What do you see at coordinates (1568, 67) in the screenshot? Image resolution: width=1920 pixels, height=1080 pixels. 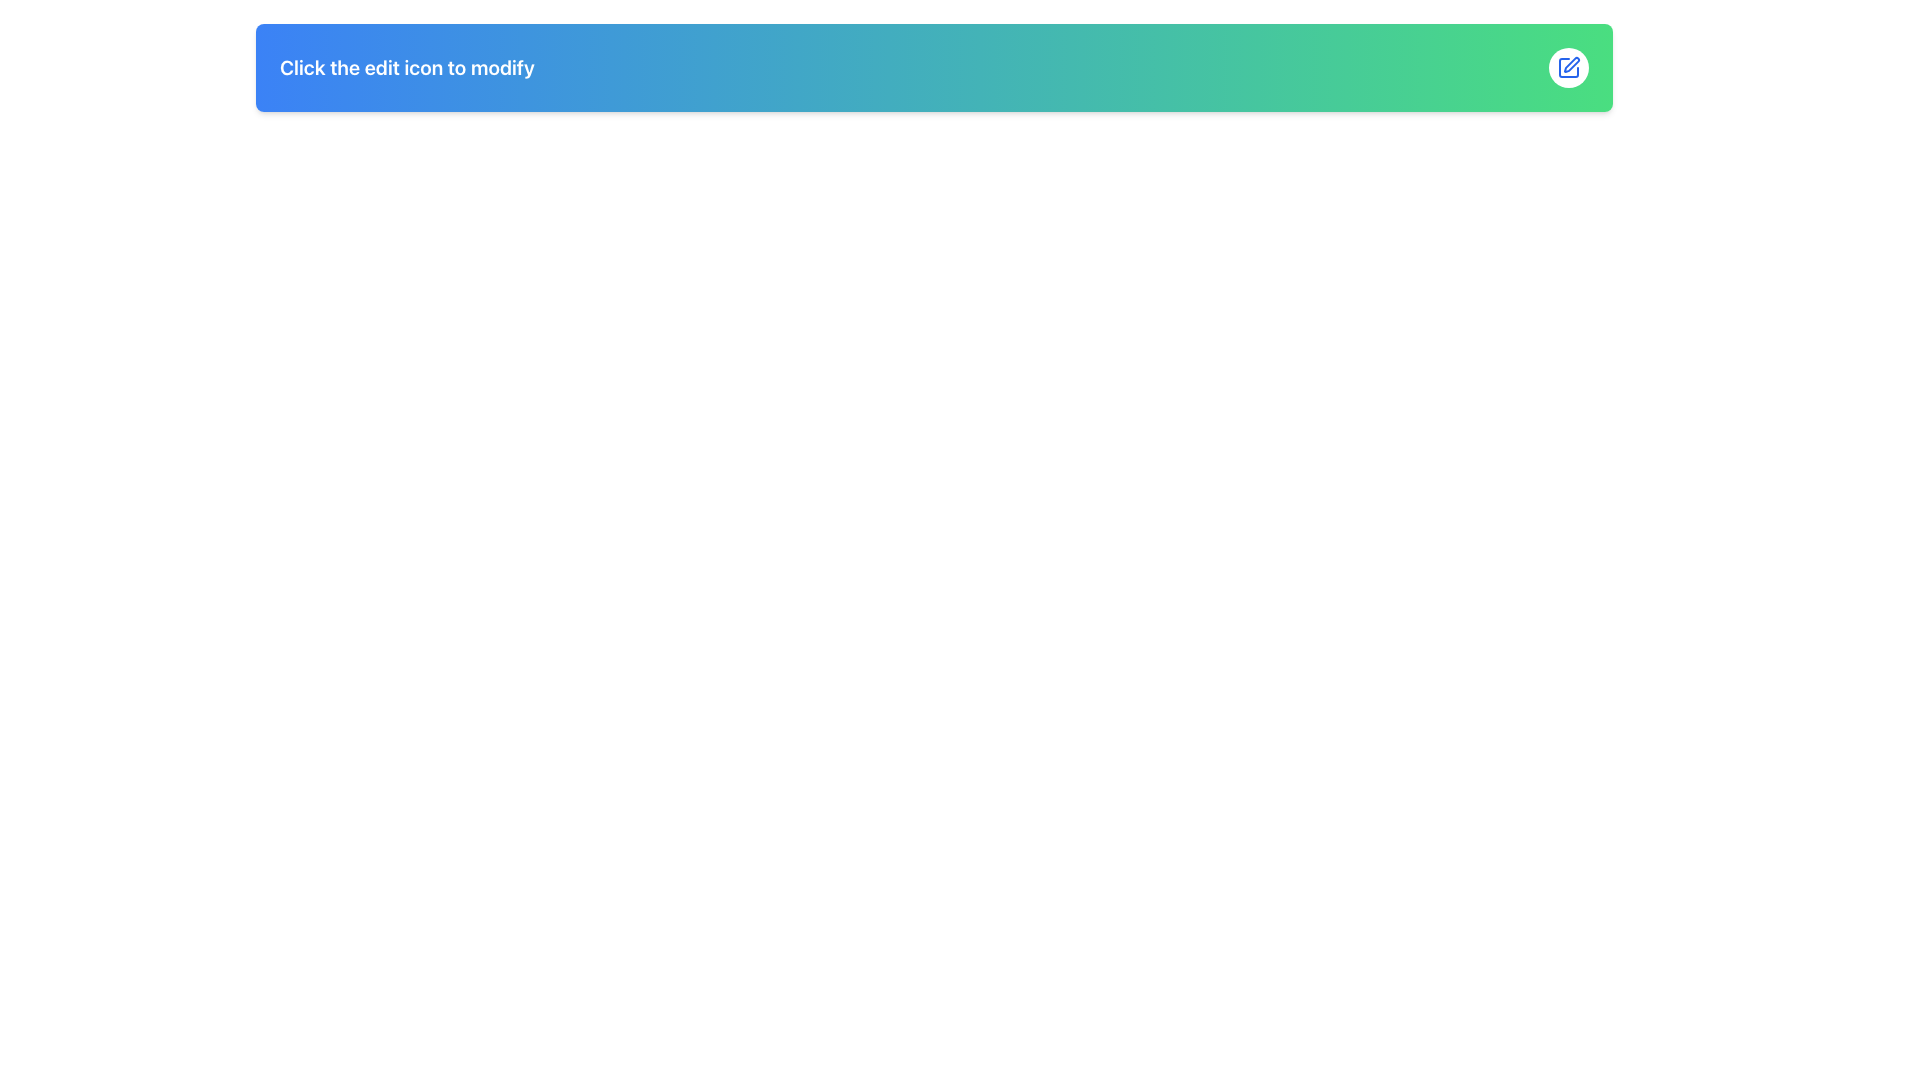 I see `the blue pen-shaped icon enclosed in a white circular background located in the top-right corner of the interface` at bounding box center [1568, 67].